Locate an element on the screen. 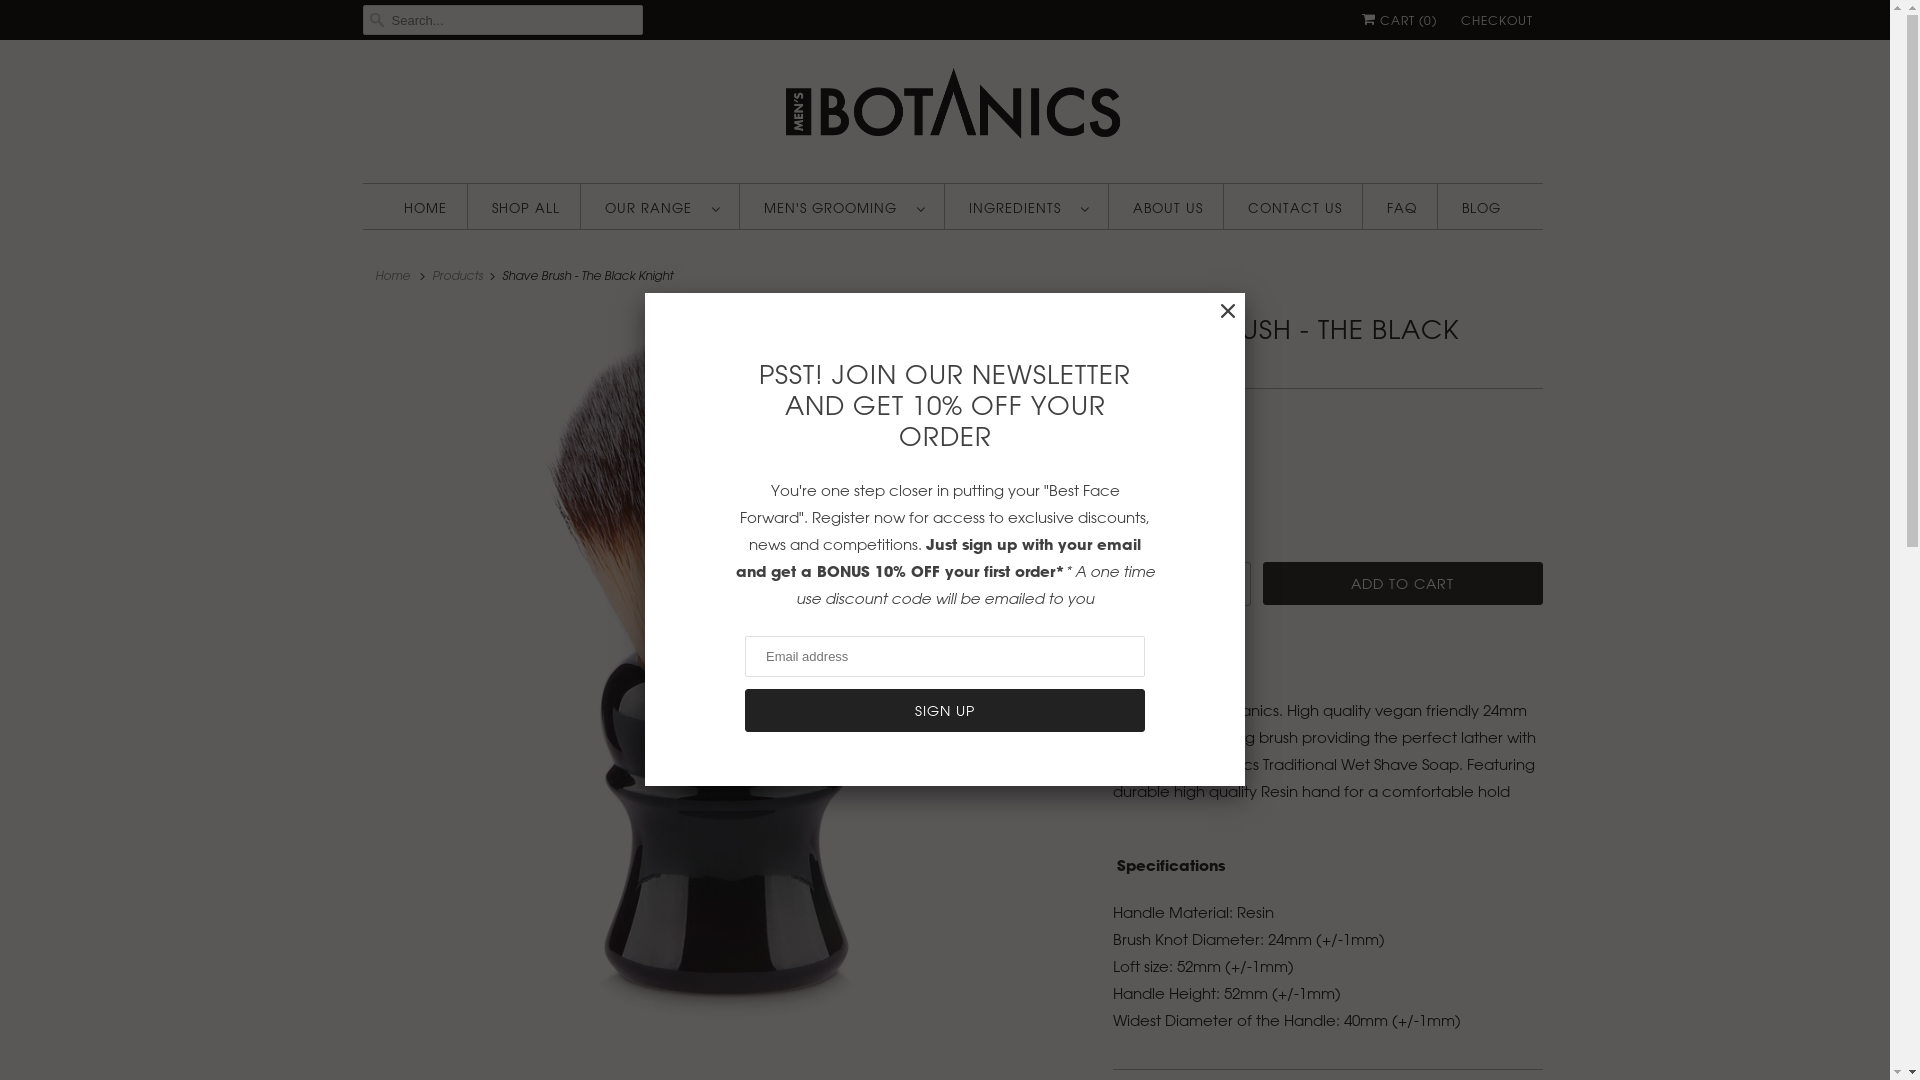  'CHECKOUT' is located at coordinates (1459, 19).